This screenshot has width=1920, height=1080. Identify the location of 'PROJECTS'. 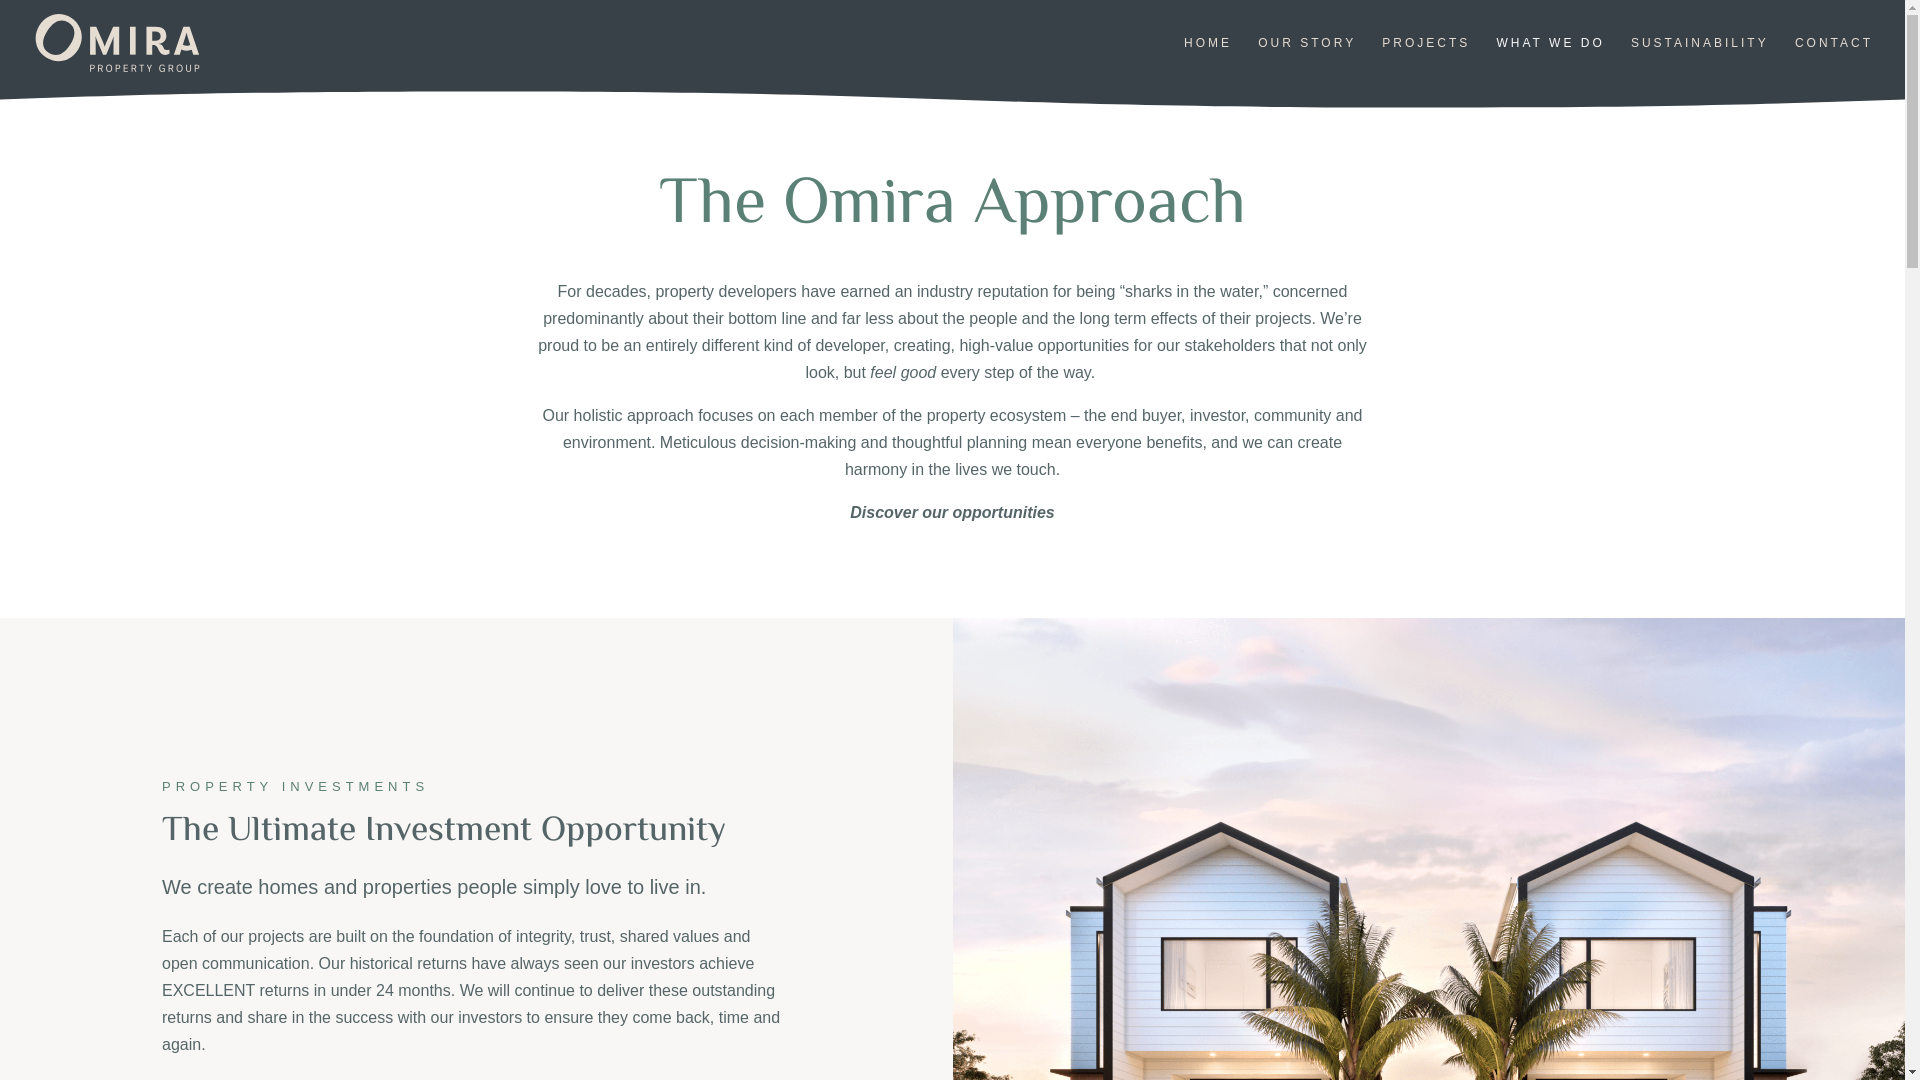
(1424, 60).